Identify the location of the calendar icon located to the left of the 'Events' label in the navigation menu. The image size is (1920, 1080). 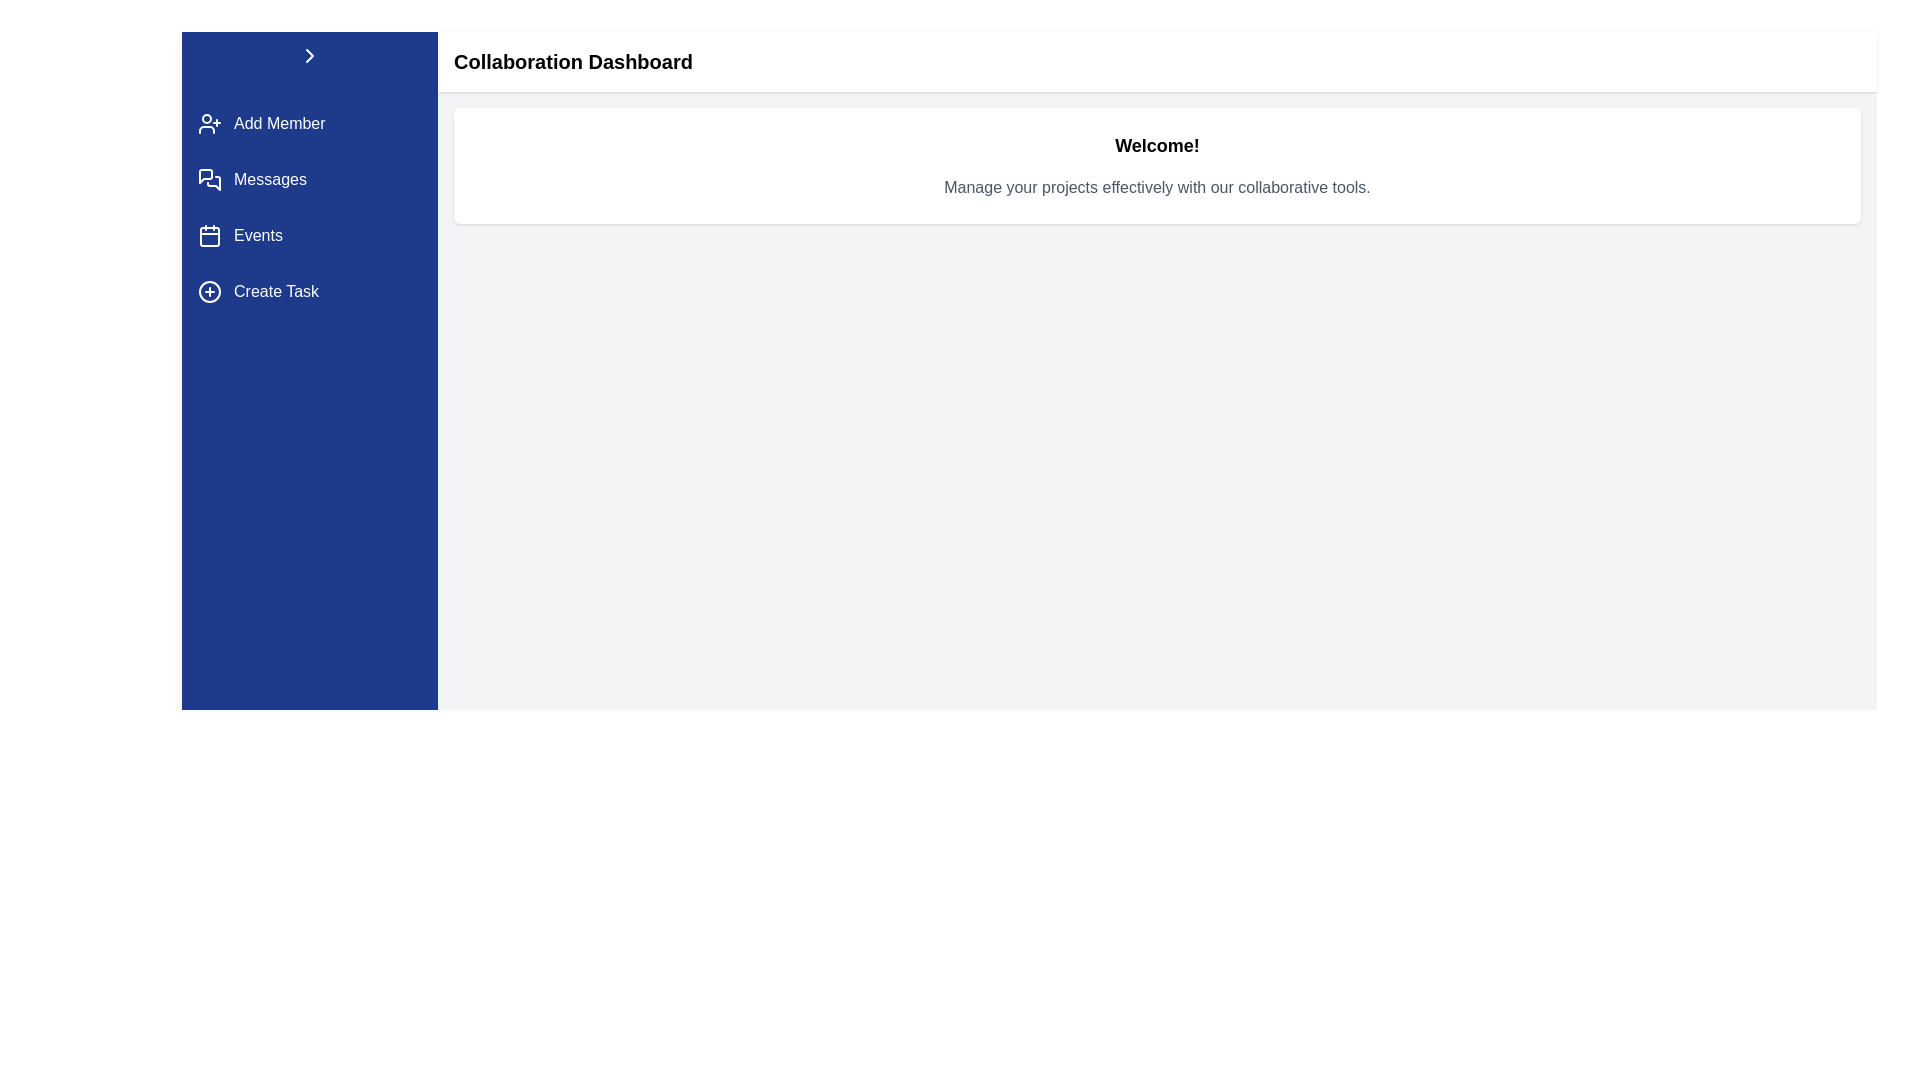
(210, 234).